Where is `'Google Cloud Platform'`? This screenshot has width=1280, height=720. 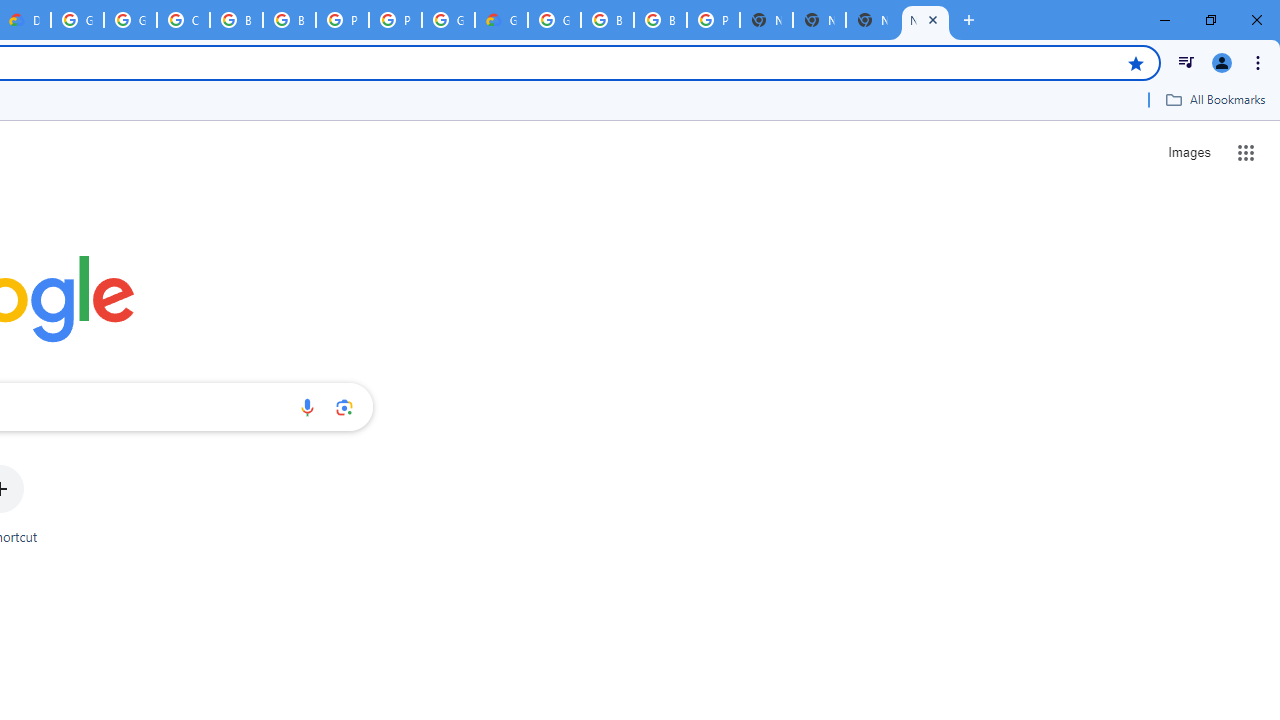
'Google Cloud Platform' is located at coordinates (554, 20).